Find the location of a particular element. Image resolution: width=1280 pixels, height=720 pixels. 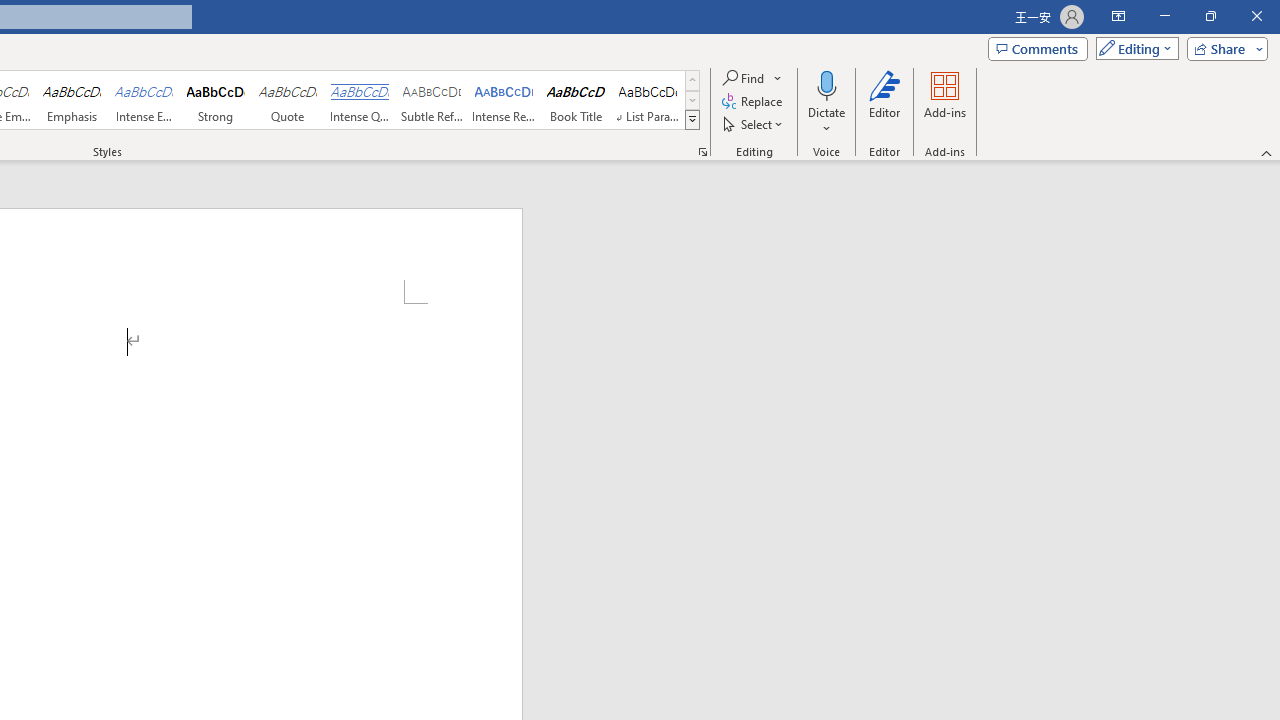

'Strong' is located at coordinates (216, 100).